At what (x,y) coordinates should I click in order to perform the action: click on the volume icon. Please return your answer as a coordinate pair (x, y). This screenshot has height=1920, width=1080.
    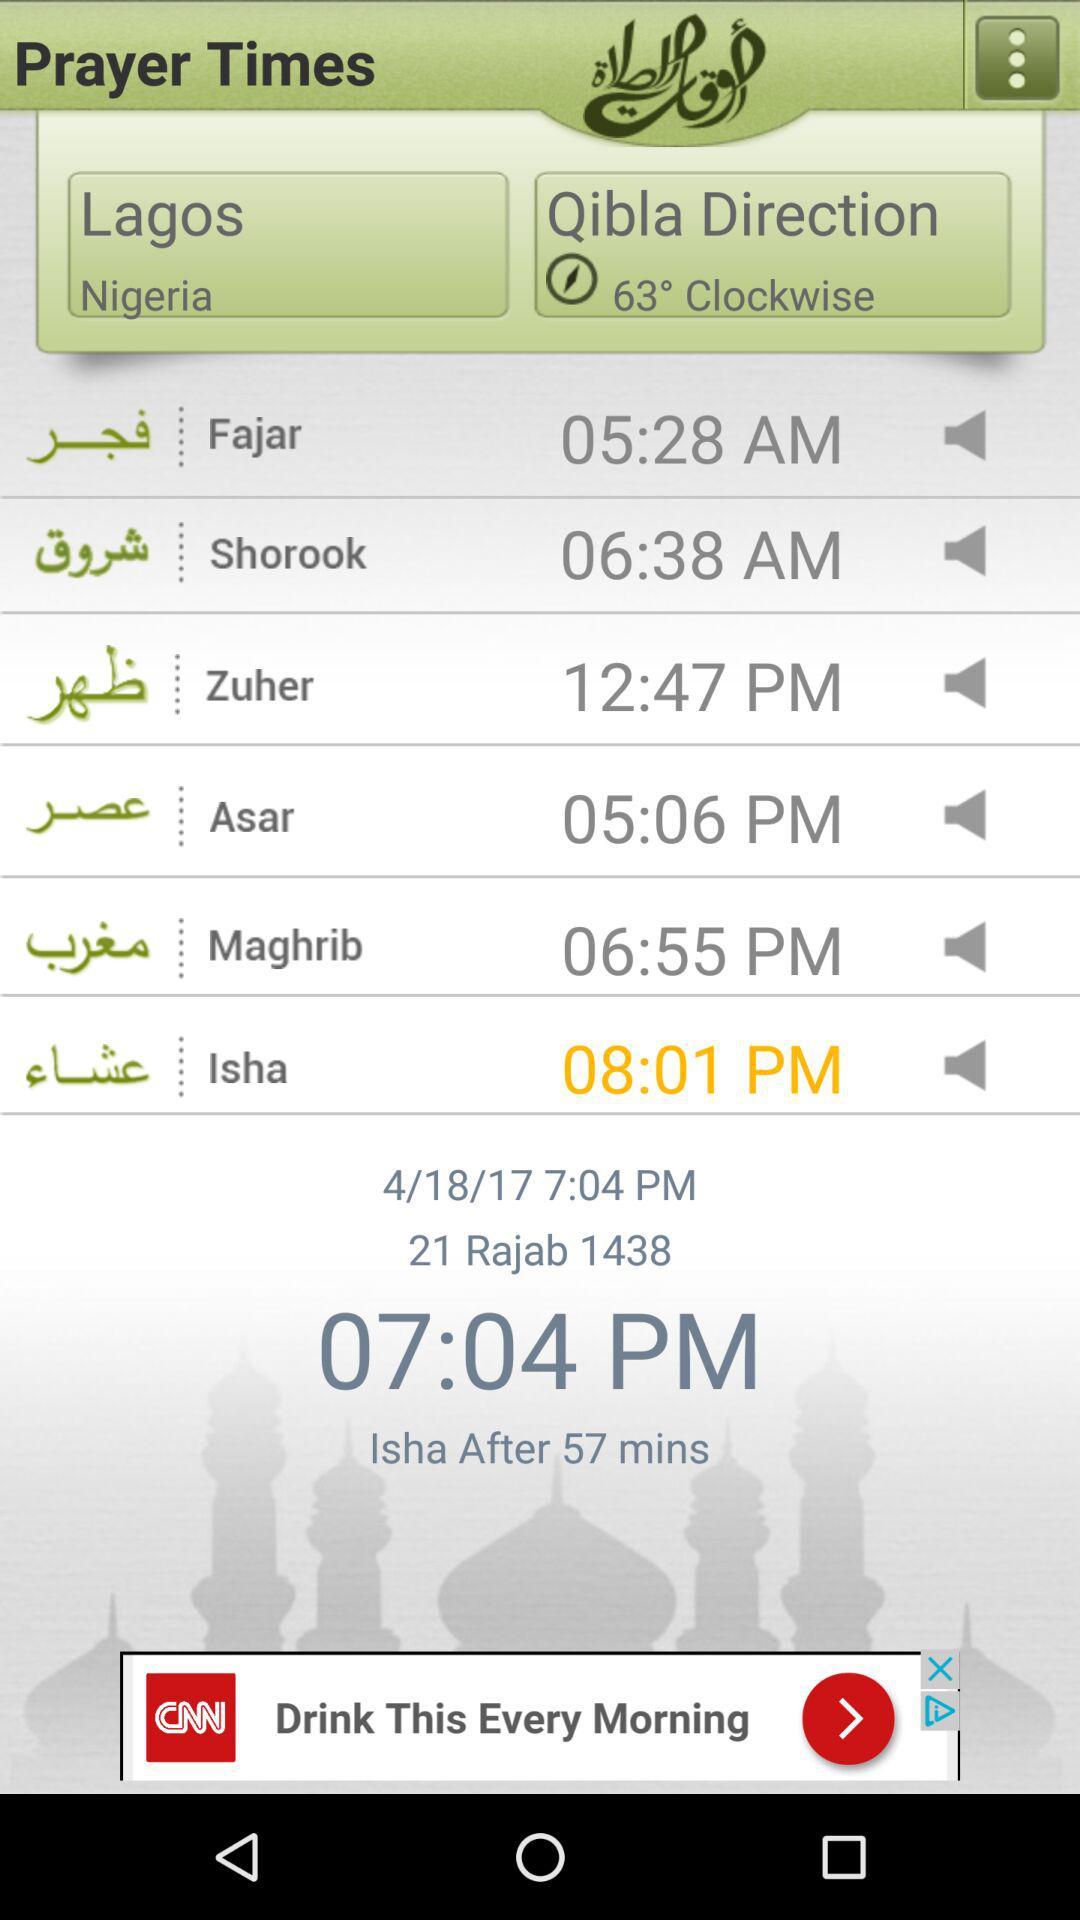
    Looking at the image, I should click on (981, 732).